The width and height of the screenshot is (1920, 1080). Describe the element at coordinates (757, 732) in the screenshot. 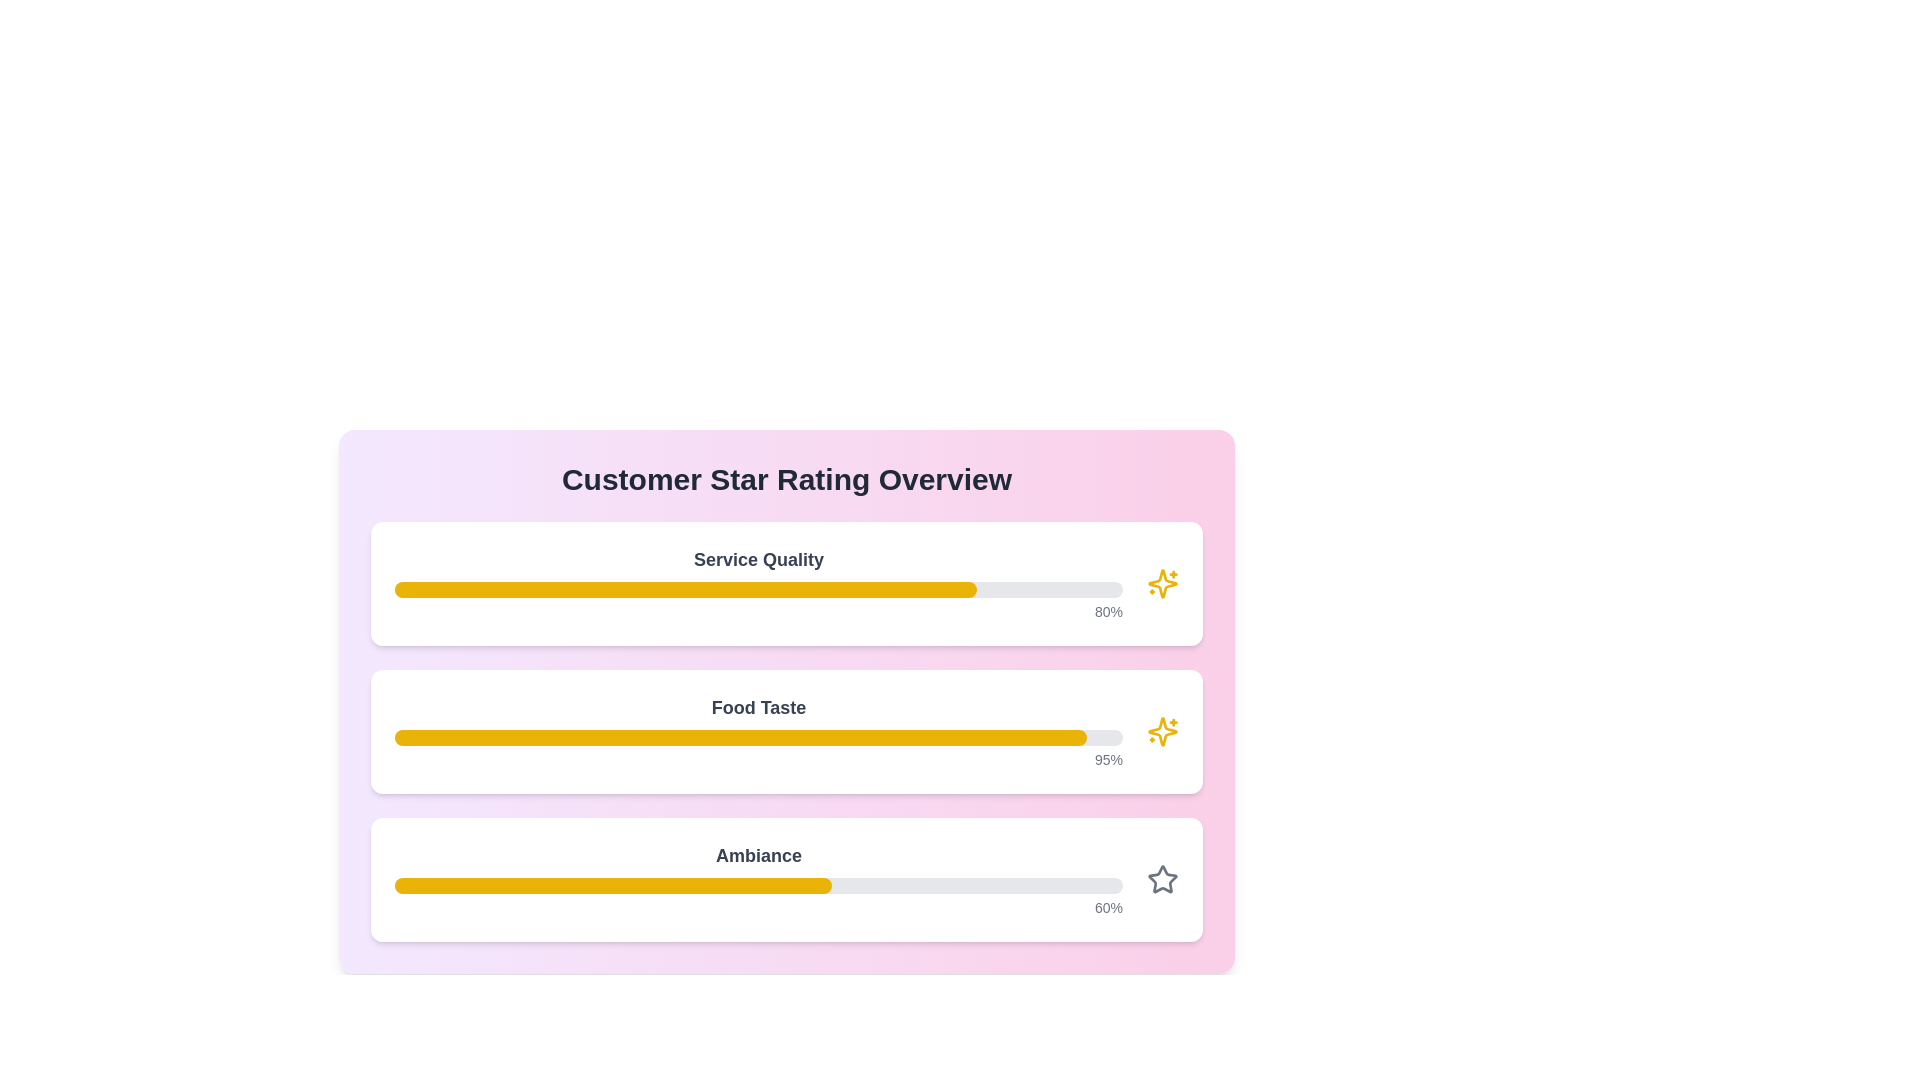

I see `the horizontal progress bar indicating 95% progress beneath the 'Food Taste' label` at that location.